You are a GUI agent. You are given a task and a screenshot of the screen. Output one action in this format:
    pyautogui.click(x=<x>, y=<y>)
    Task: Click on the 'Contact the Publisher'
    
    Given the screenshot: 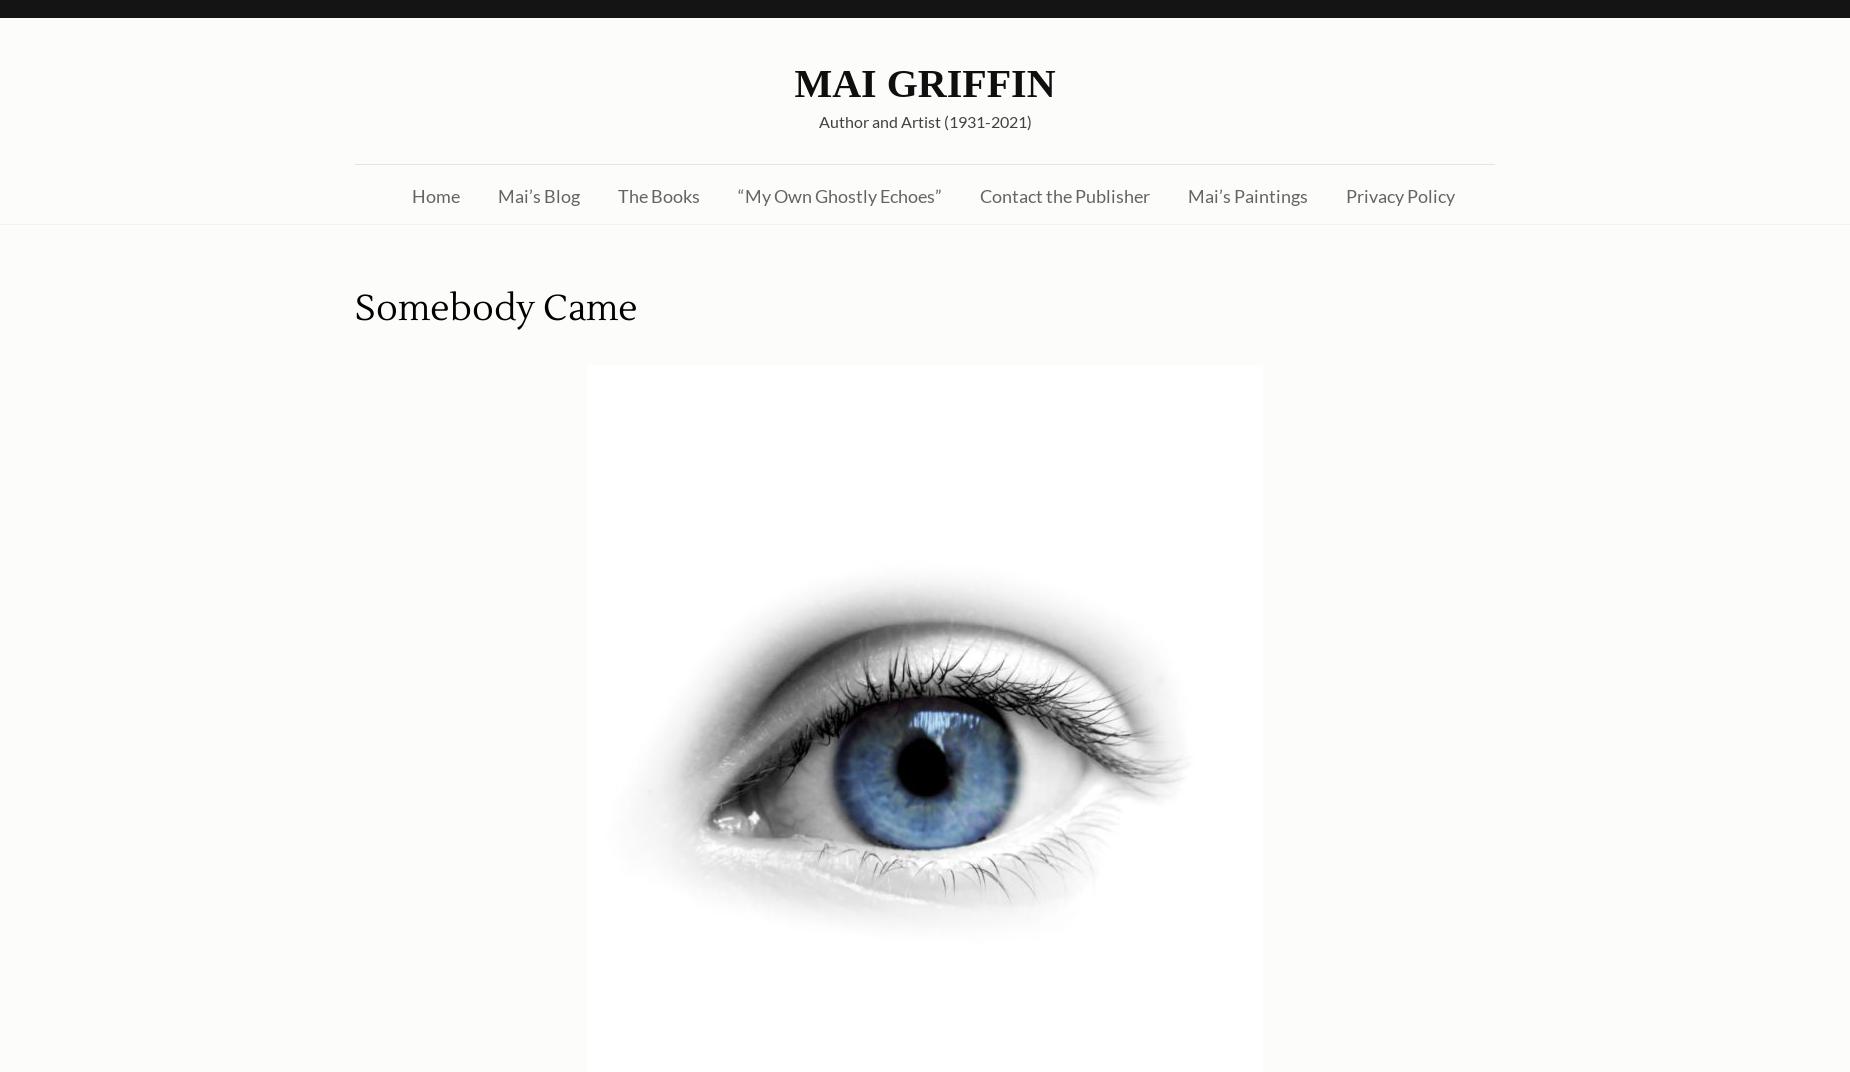 What is the action you would take?
    pyautogui.click(x=1064, y=194)
    